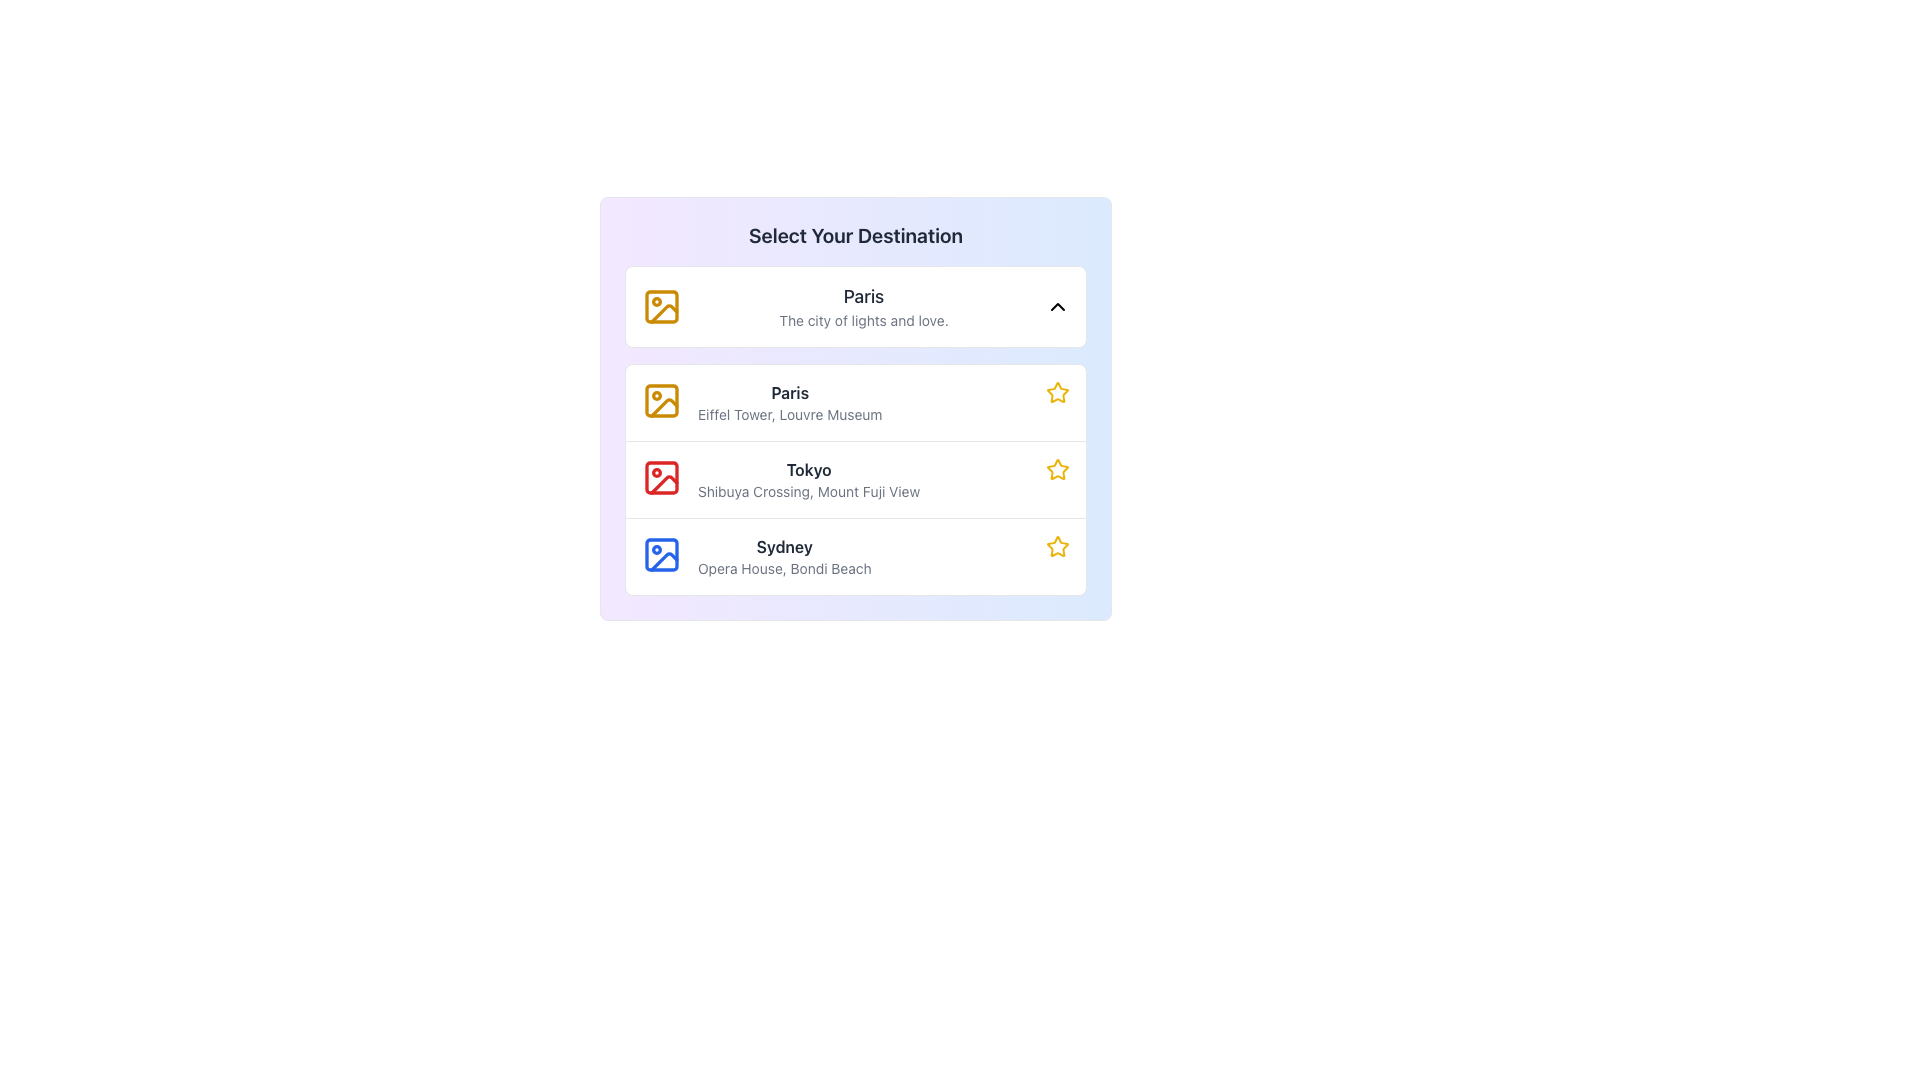 The width and height of the screenshot is (1920, 1080). Describe the element at coordinates (662, 478) in the screenshot. I see `the design of the red square-shaped icon with rounded corners located to the left of the 'Tokyo' text in the destinations list` at that location.